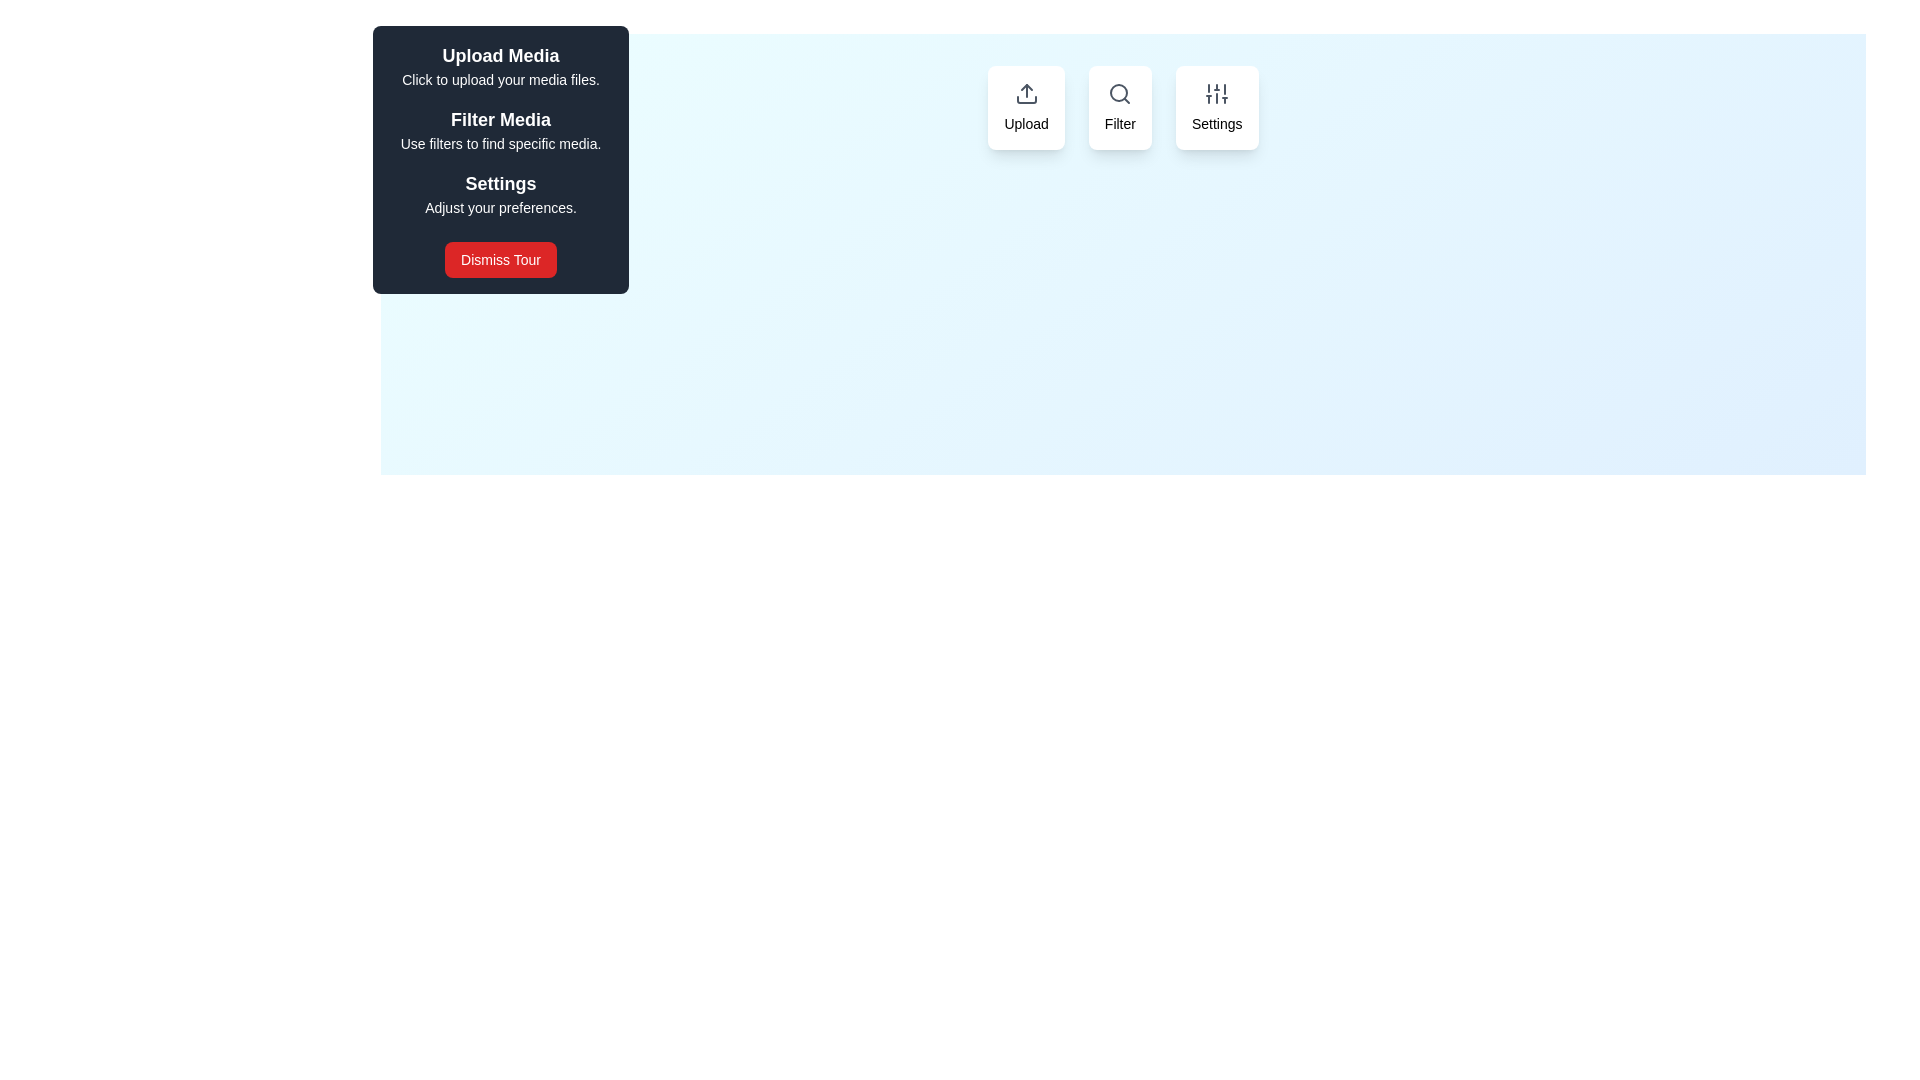 The image size is (1920, 1080). I want to click on the circular Graphic SVG element that is part of the search icon, located to the right of the 'Filter' button in the toolbar, so click(1118, 92).